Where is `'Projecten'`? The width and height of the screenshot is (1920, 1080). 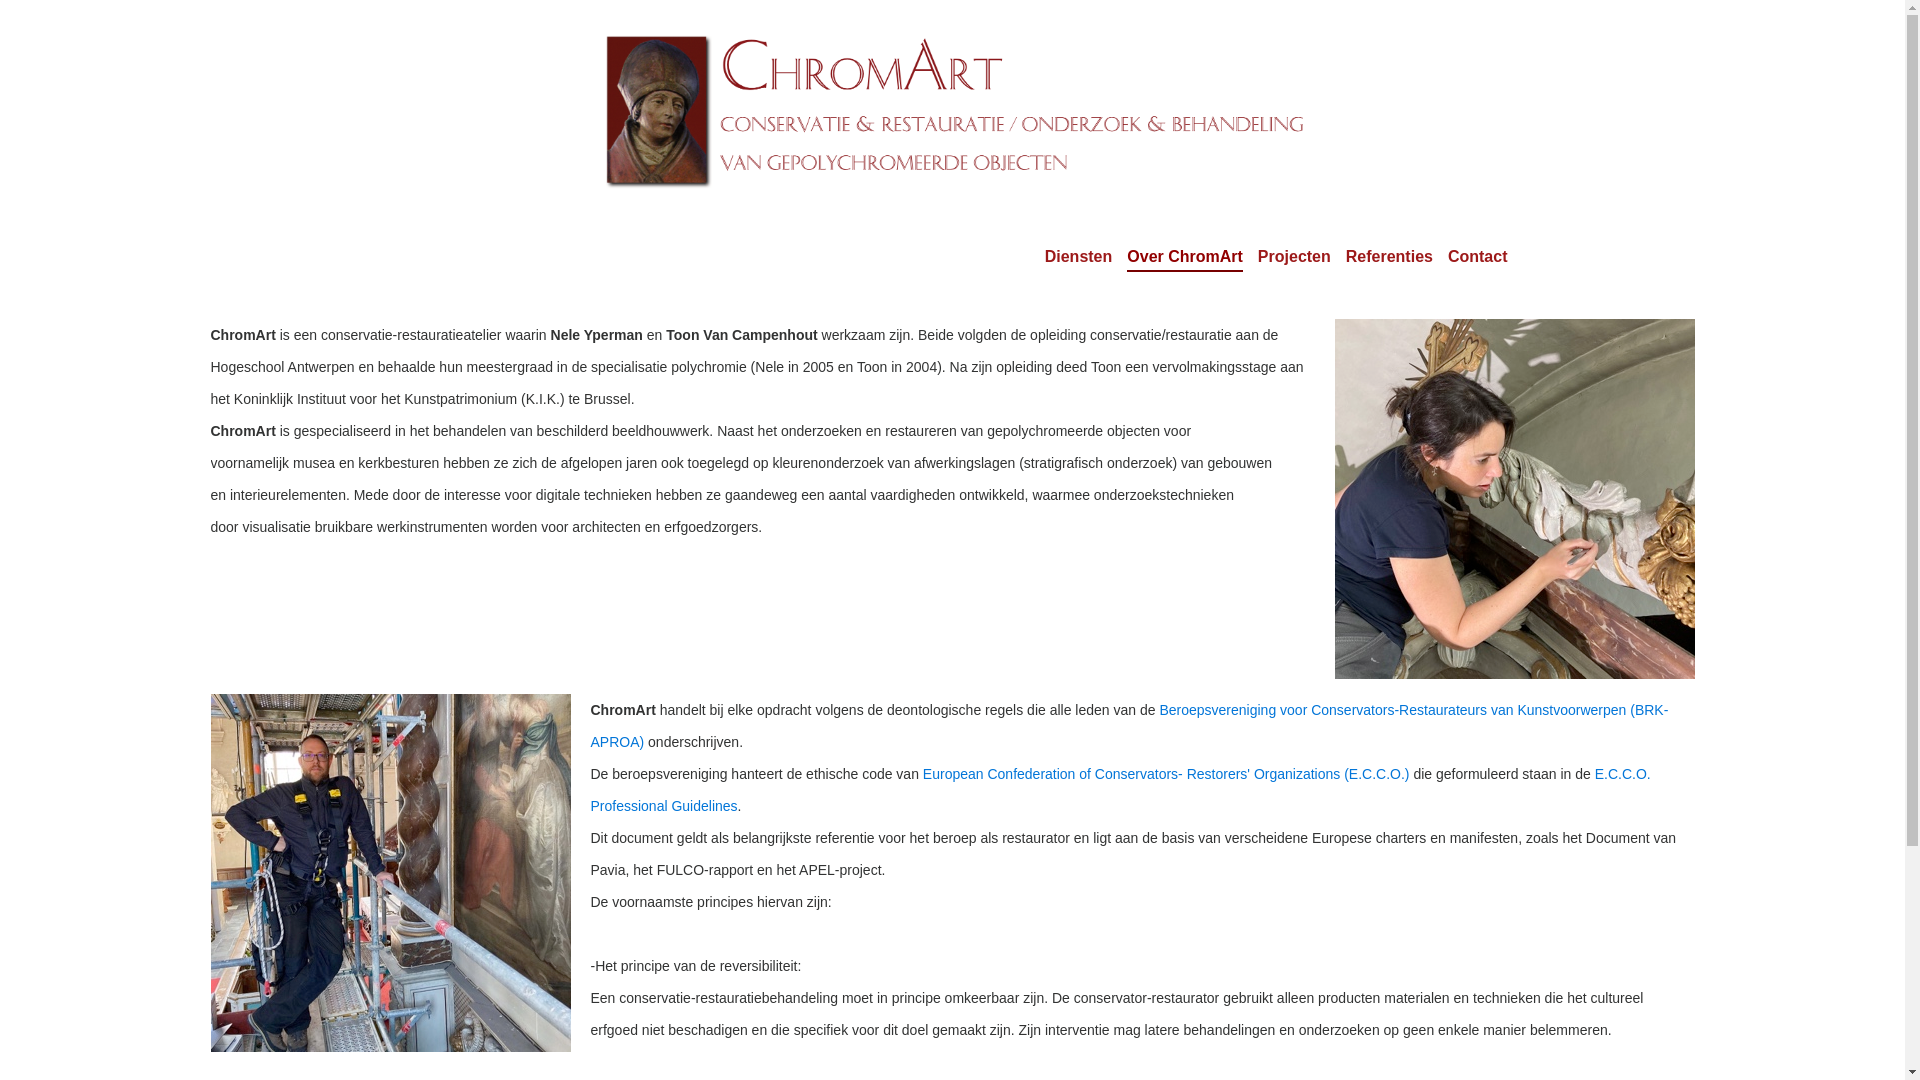 'Projecten' is located at coordinates (1294, 255).